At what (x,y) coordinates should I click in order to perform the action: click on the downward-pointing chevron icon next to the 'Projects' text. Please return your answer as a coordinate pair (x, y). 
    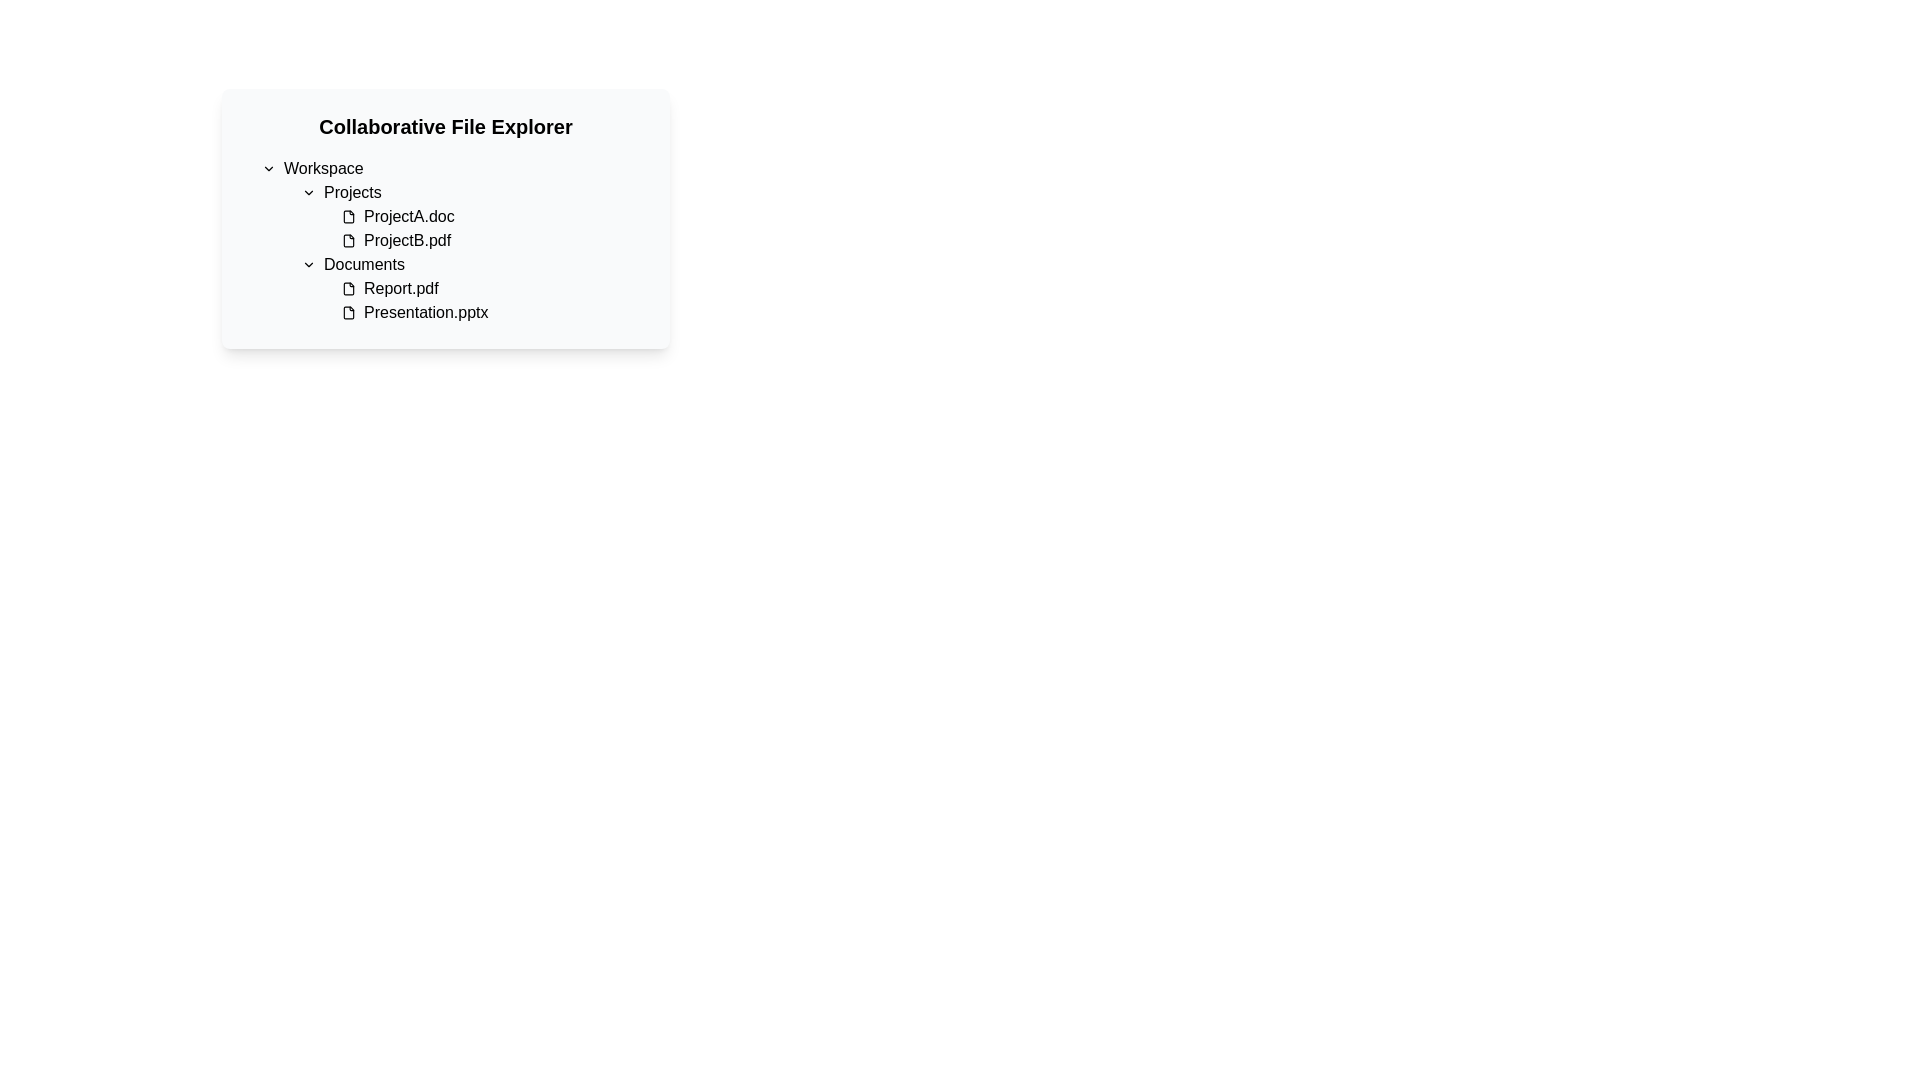
    Looking at the image, I should click on (307, 192).